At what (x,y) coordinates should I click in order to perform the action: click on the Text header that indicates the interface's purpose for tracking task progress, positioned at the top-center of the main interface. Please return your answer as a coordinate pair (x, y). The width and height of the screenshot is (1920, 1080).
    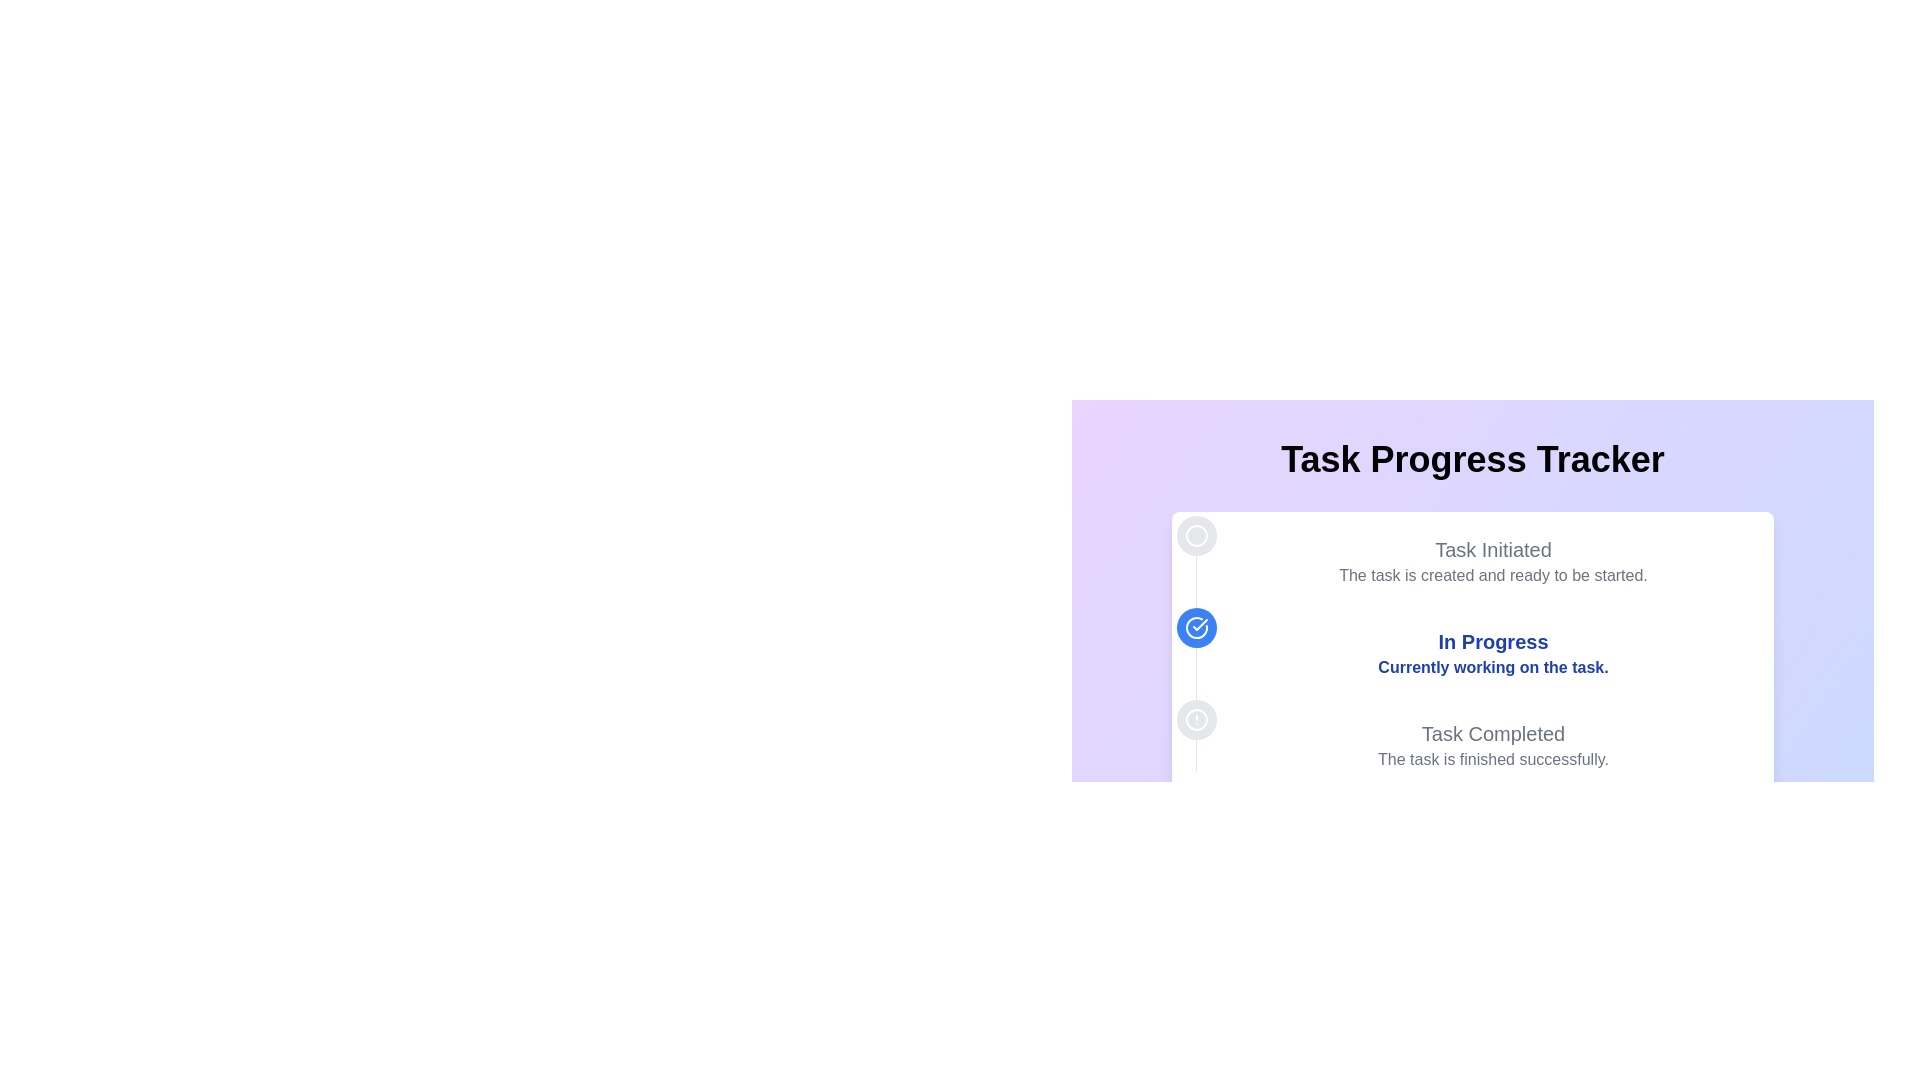
    Looking at the image, I should click on (1473, 459).